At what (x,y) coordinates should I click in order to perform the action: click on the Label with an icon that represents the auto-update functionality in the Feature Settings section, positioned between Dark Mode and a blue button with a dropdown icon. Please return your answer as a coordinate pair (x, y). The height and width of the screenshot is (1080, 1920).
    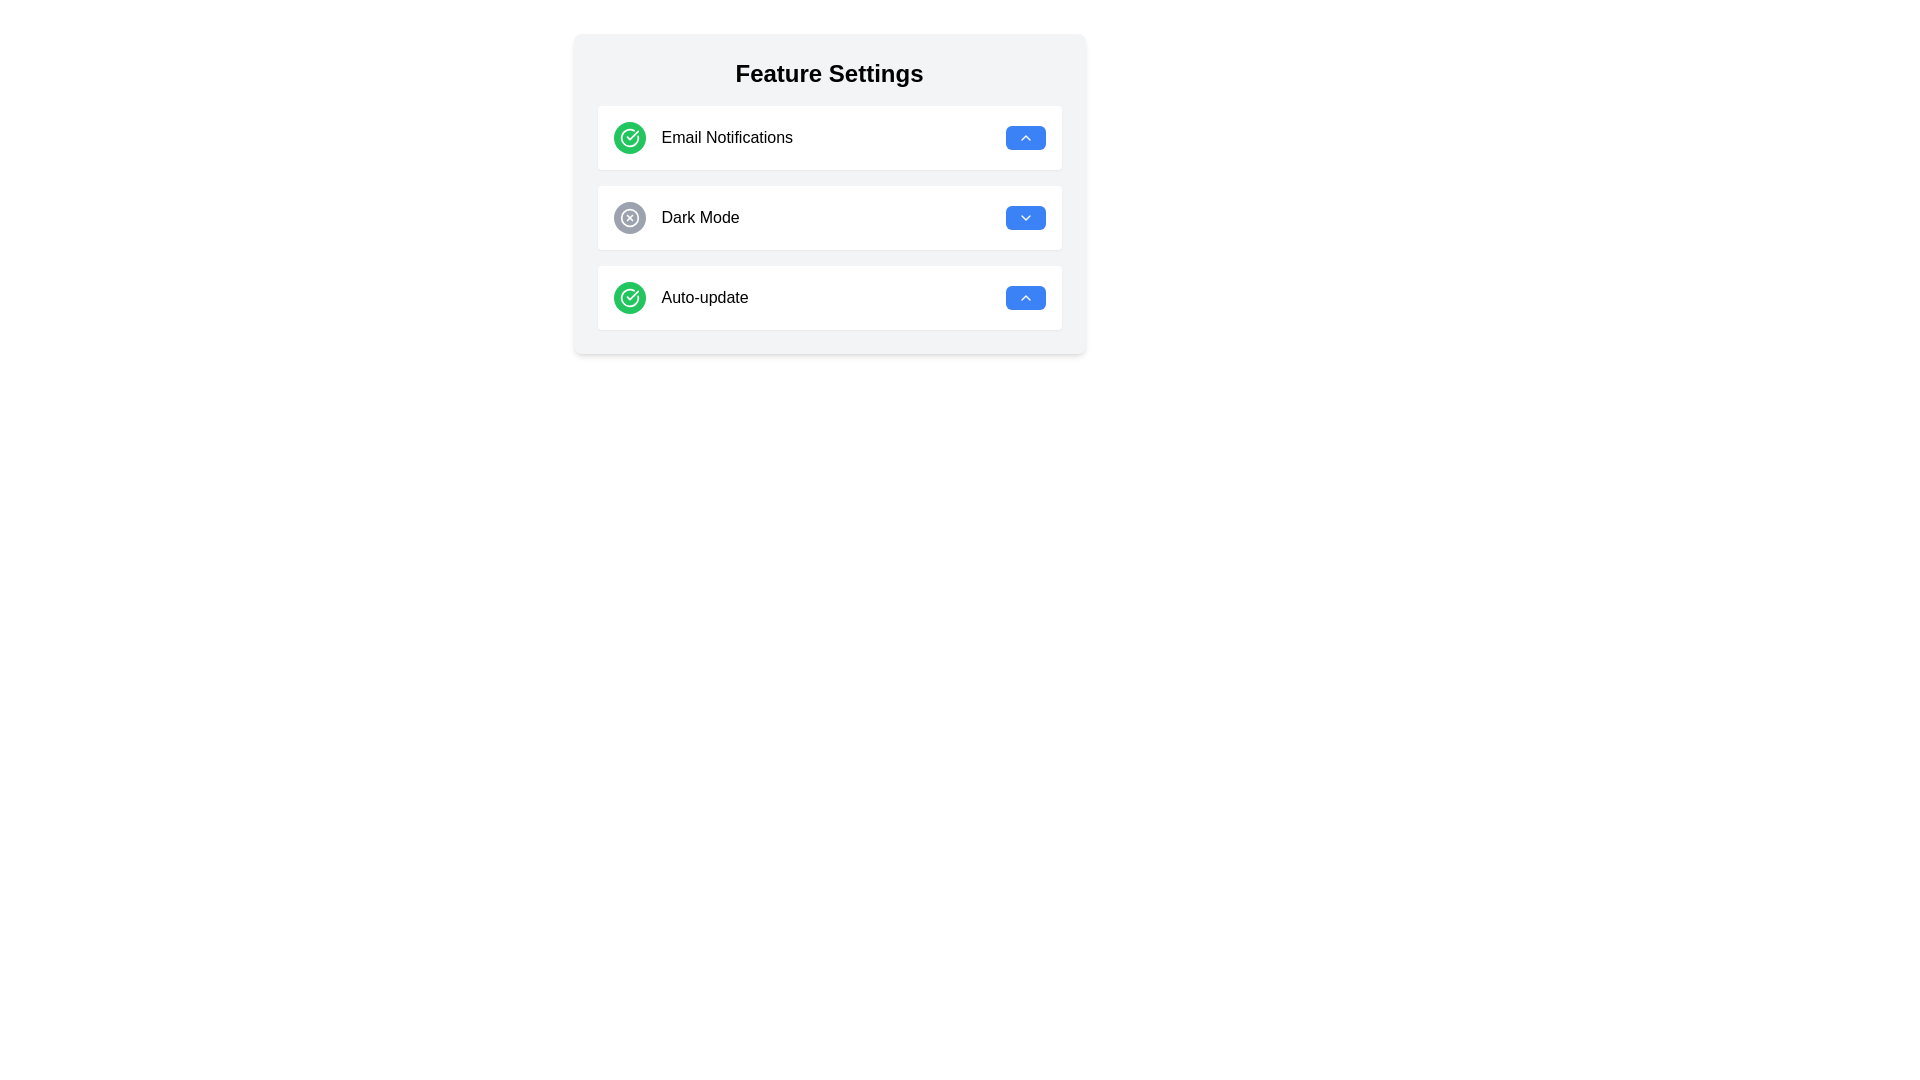
    Looking at the image, I should click on (681, 297).